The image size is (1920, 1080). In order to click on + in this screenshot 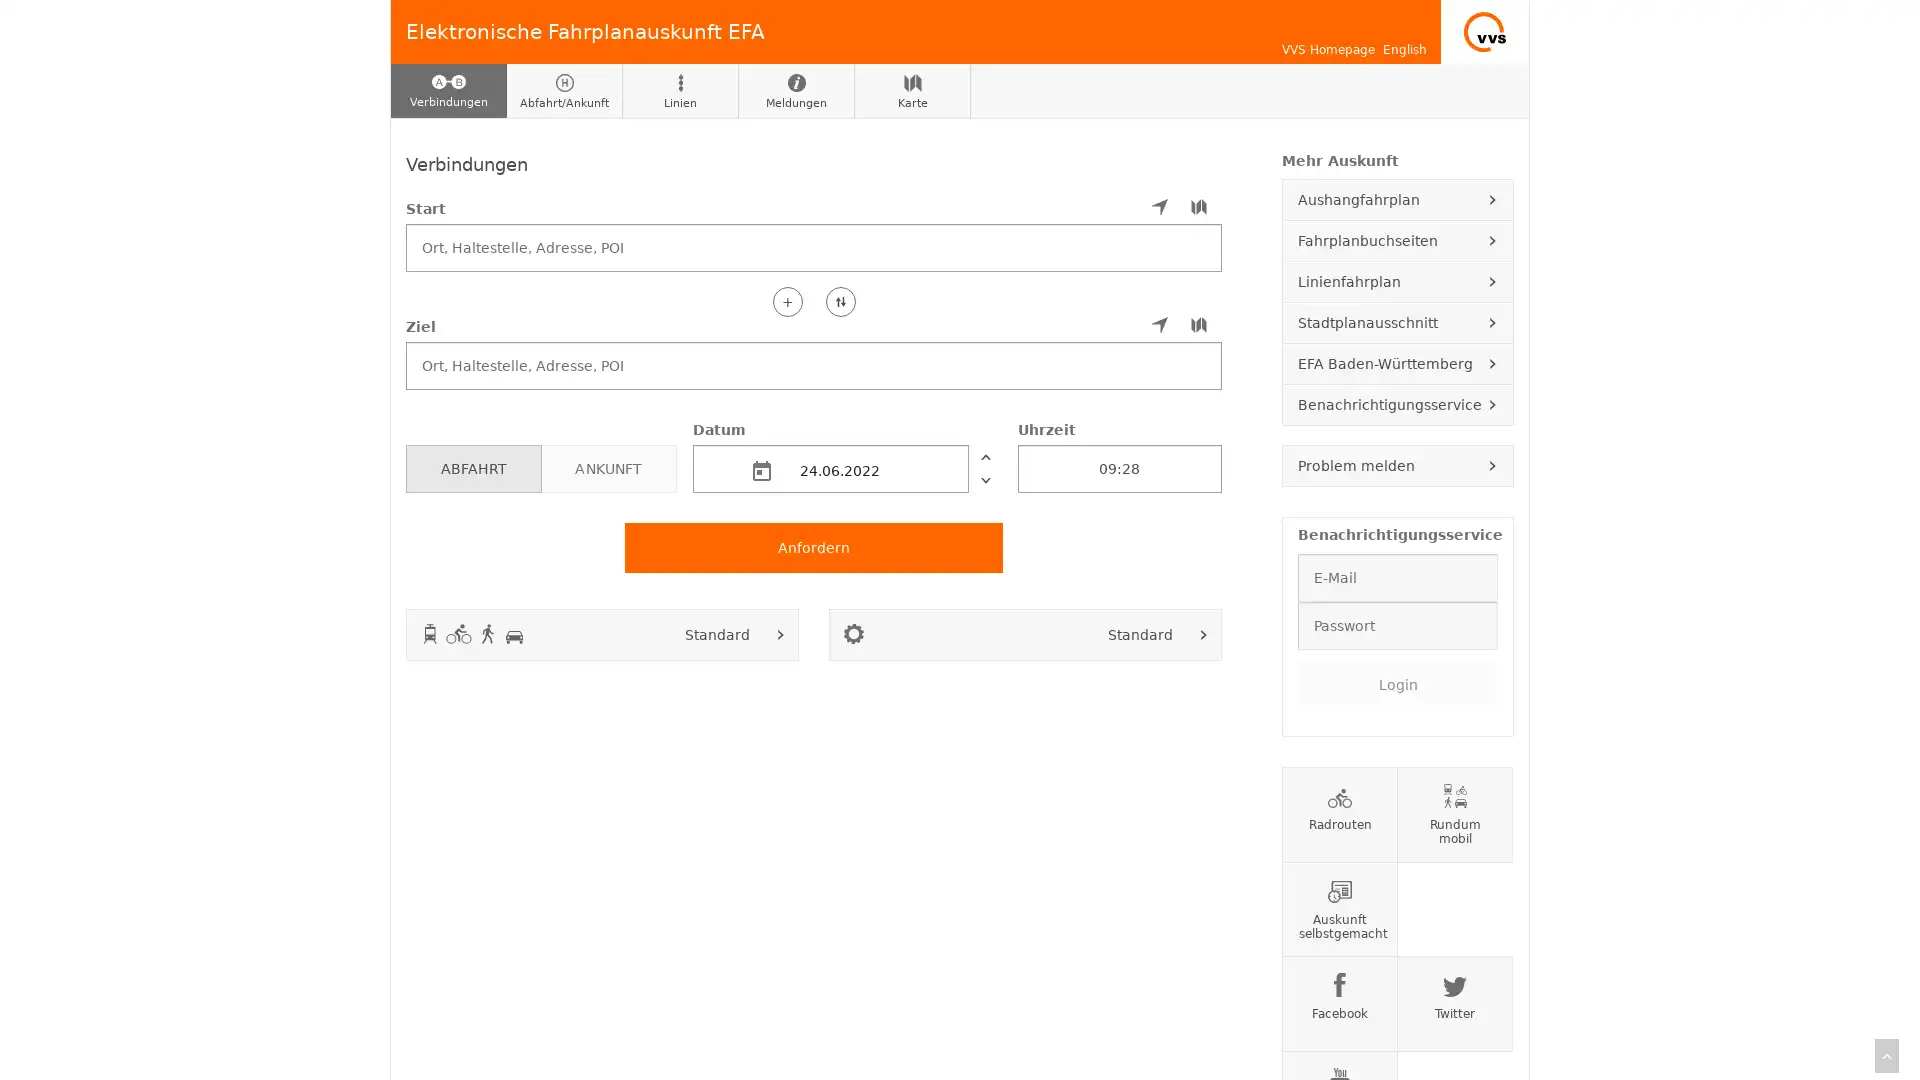, I will do `click(786, 300)`.